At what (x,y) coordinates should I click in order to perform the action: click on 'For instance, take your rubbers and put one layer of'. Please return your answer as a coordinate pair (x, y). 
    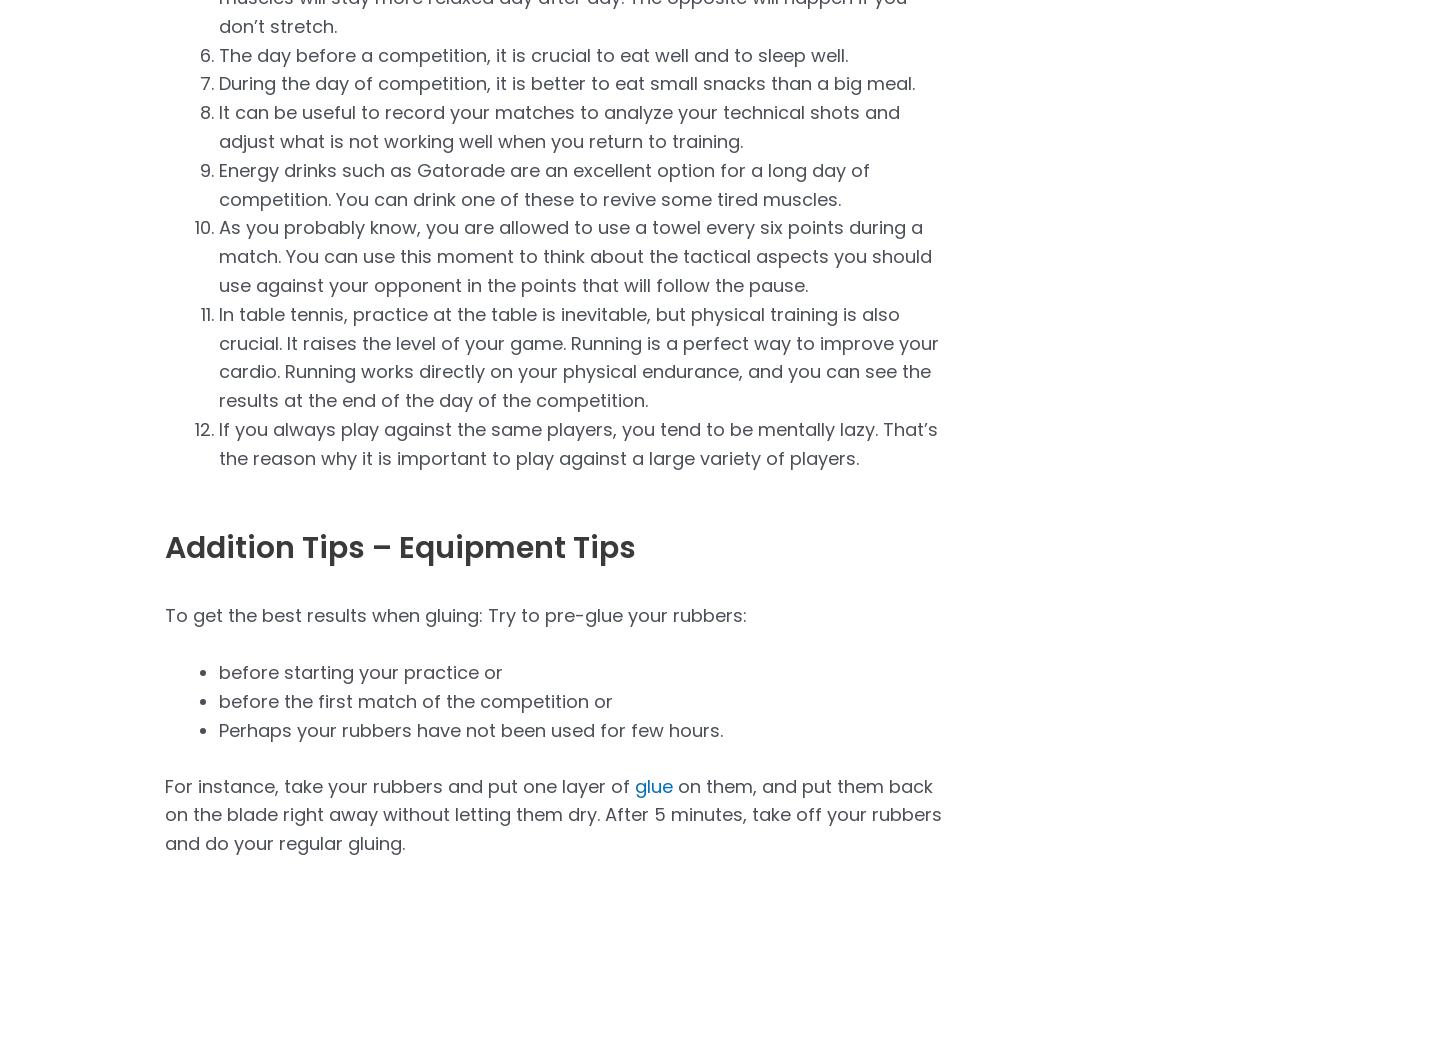
    Looking at the image, I should click on (399, 785).